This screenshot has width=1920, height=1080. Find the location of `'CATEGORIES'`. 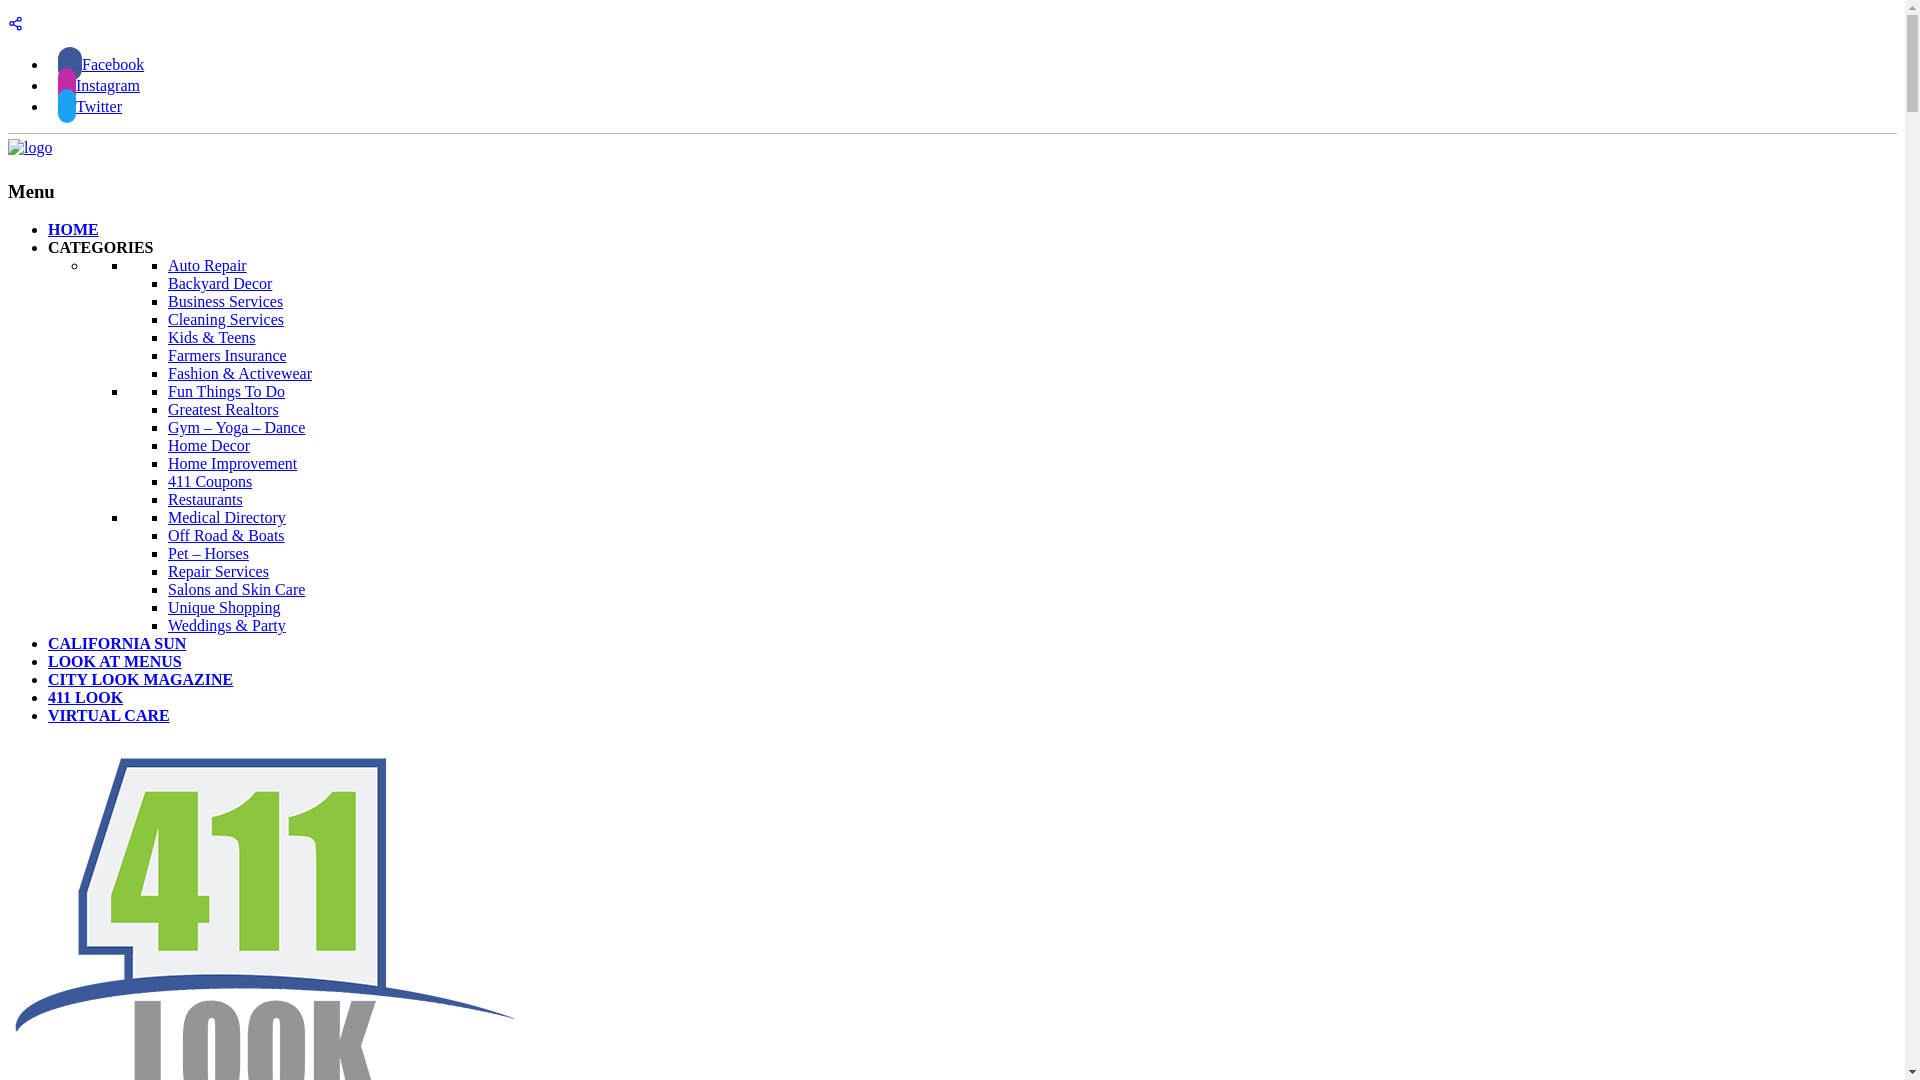

'CATEGORIES' is located at coordinates (48, 246).